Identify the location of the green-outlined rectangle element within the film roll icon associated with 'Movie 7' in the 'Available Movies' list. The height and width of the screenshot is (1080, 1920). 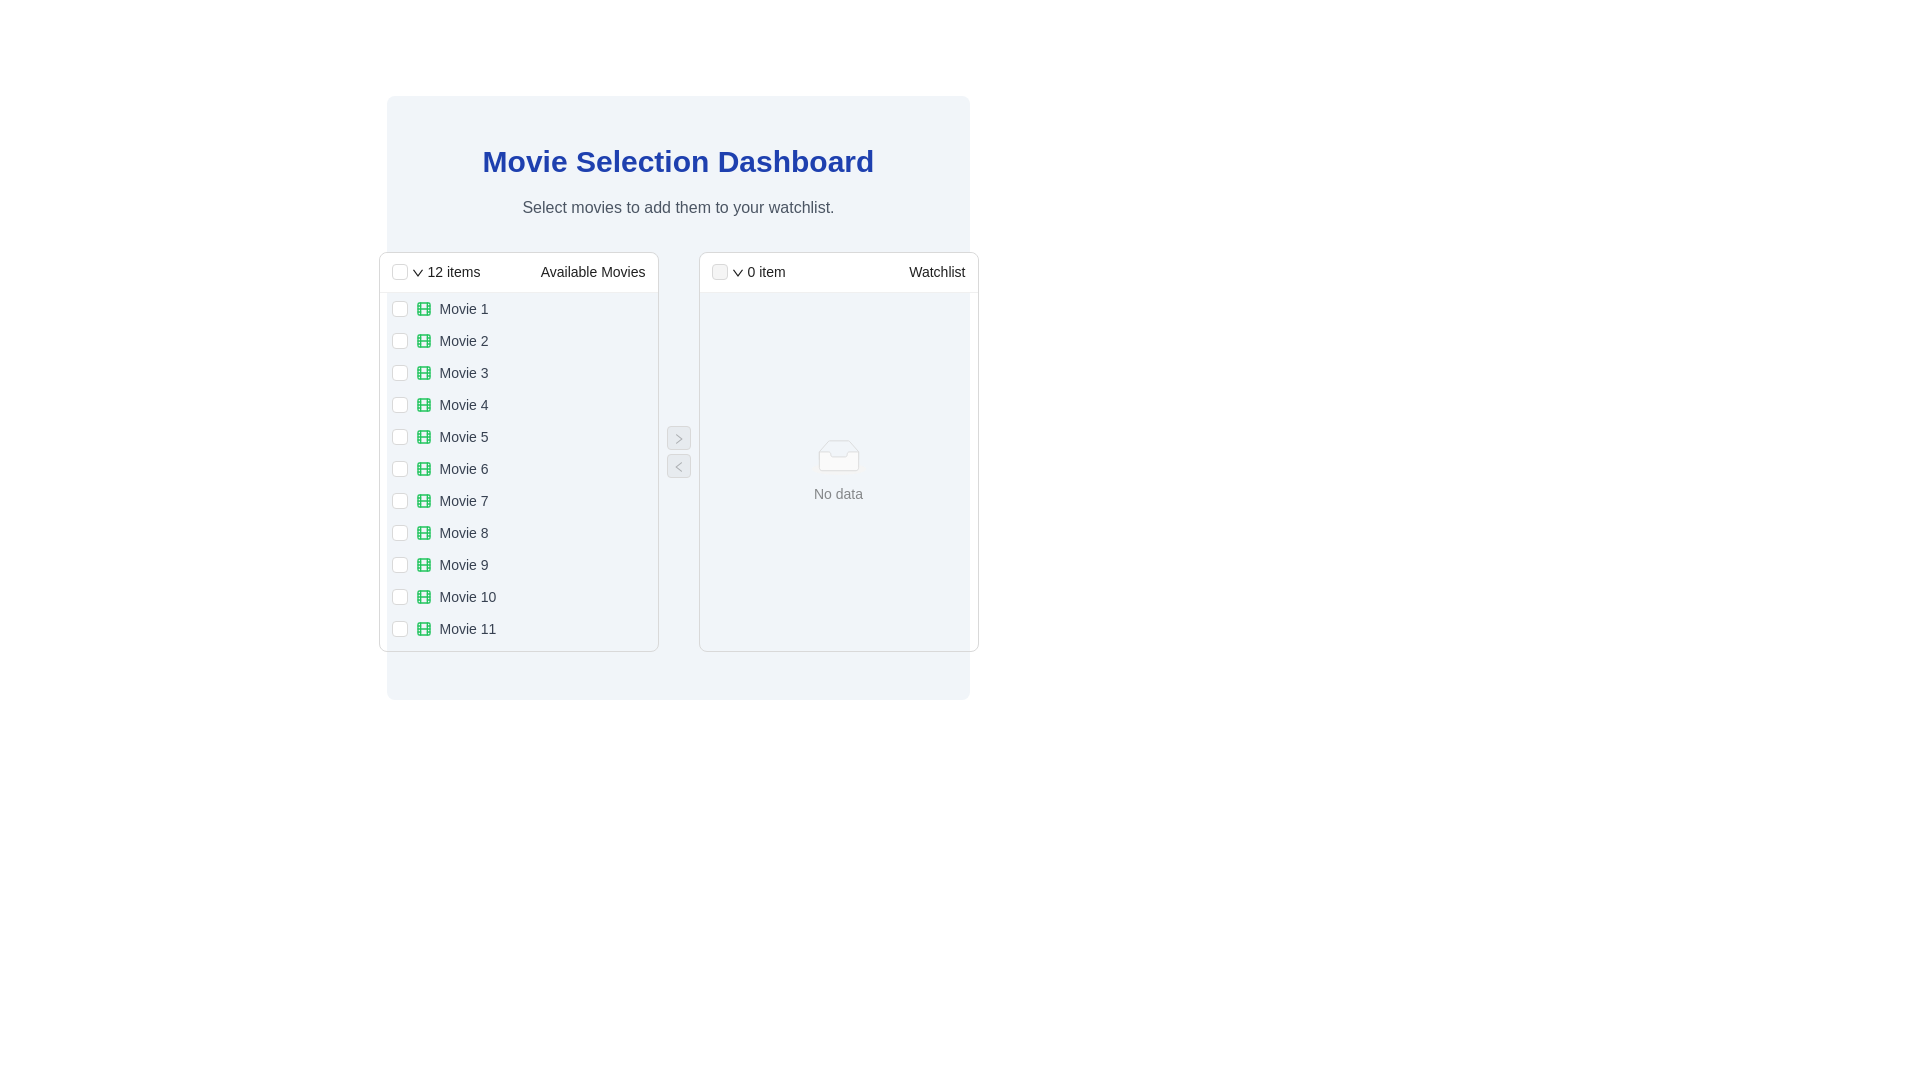
(422, 500).